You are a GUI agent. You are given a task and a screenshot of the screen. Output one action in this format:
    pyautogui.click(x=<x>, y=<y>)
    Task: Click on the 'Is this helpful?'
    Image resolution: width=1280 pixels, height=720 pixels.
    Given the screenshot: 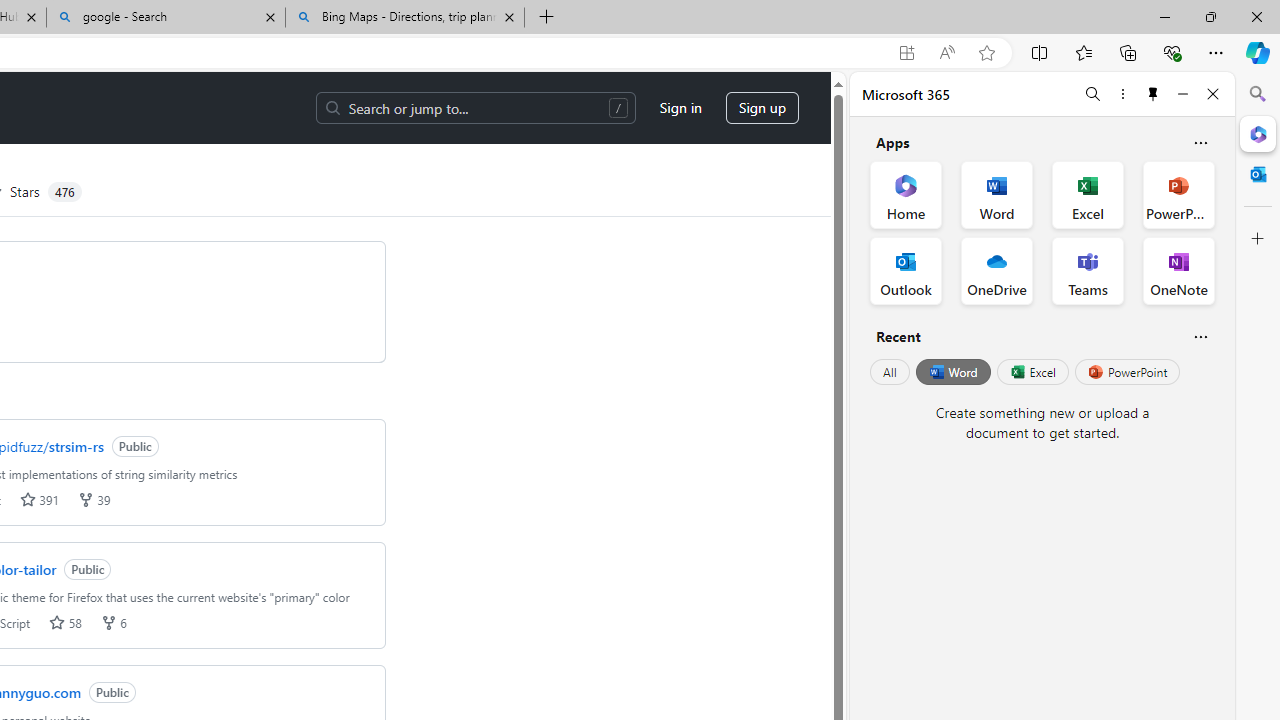 What is the action you would take?
    pyautogui.click(x=1200, y=335)
    